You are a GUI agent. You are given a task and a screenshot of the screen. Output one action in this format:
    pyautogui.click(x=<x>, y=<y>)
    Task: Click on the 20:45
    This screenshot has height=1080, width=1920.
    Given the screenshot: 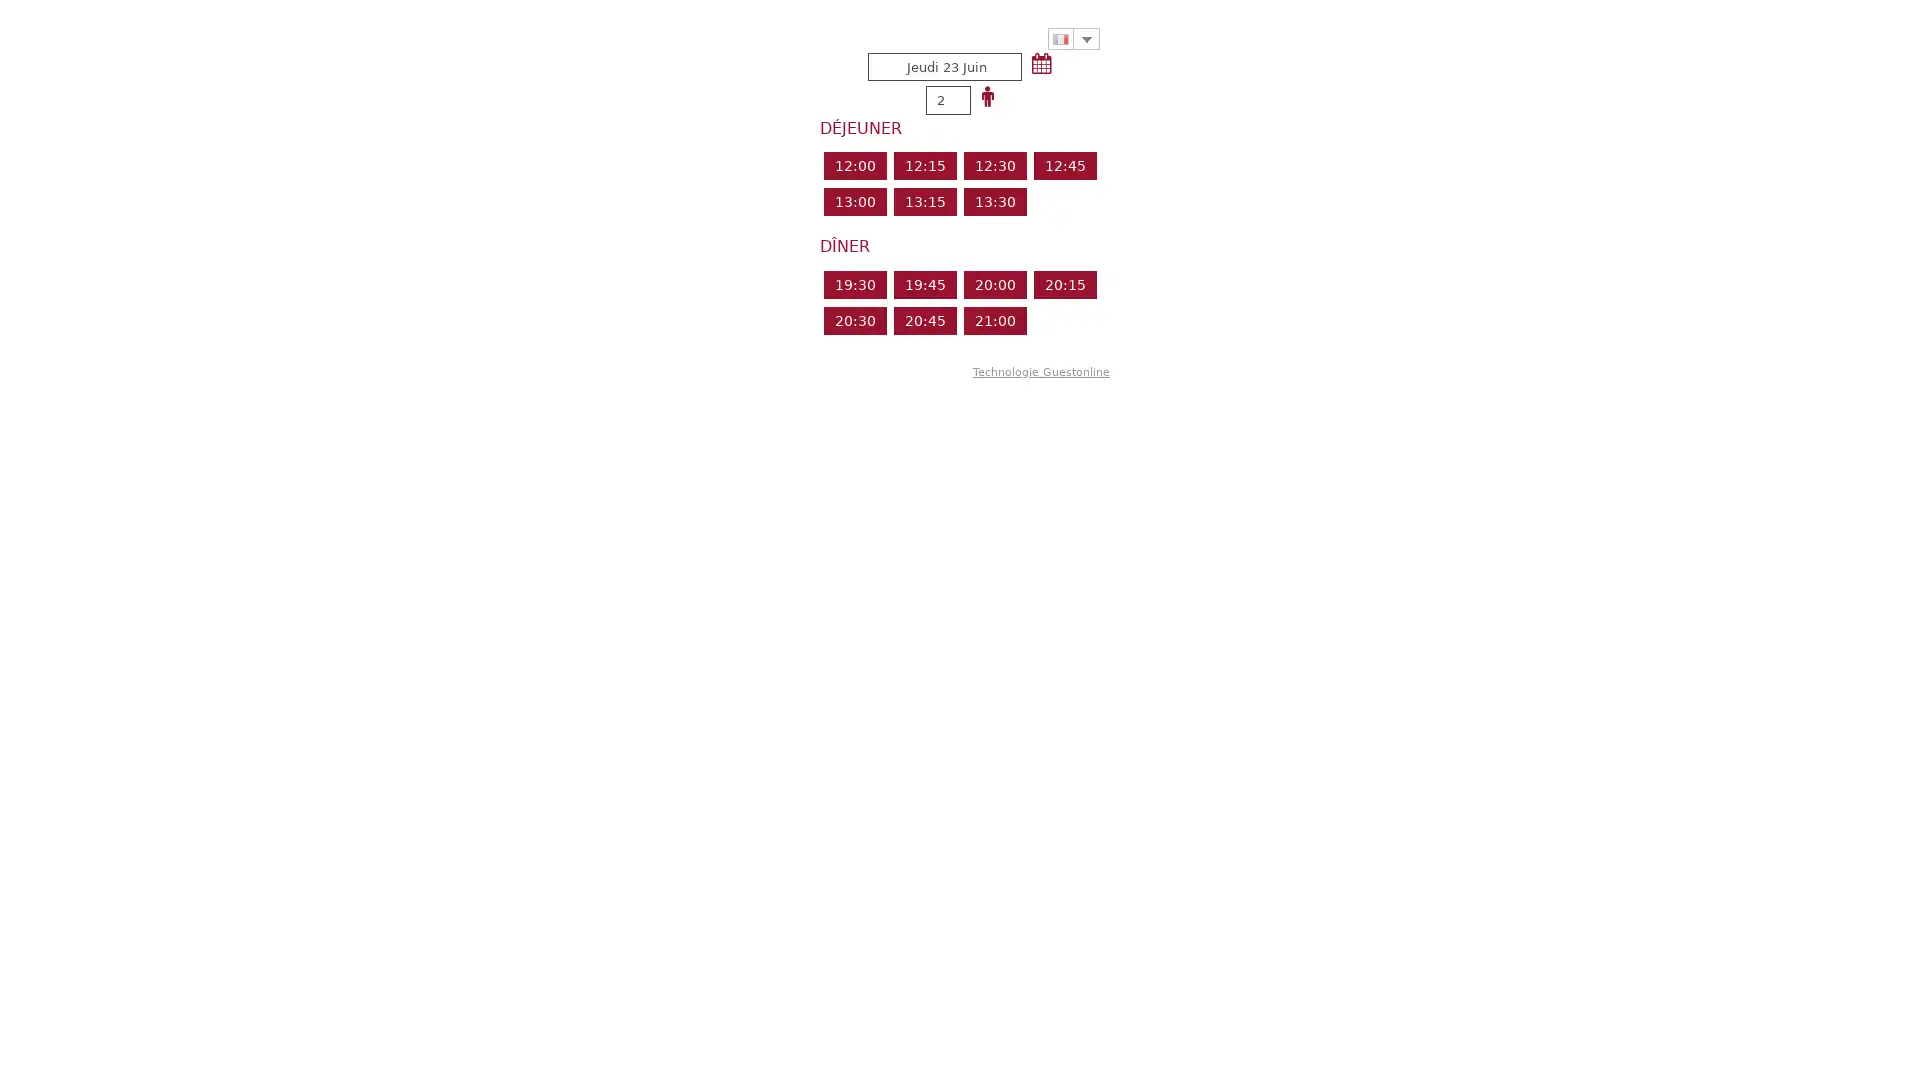 What is the action you would take?
    pyautogui.click(x=923, y=319)
    